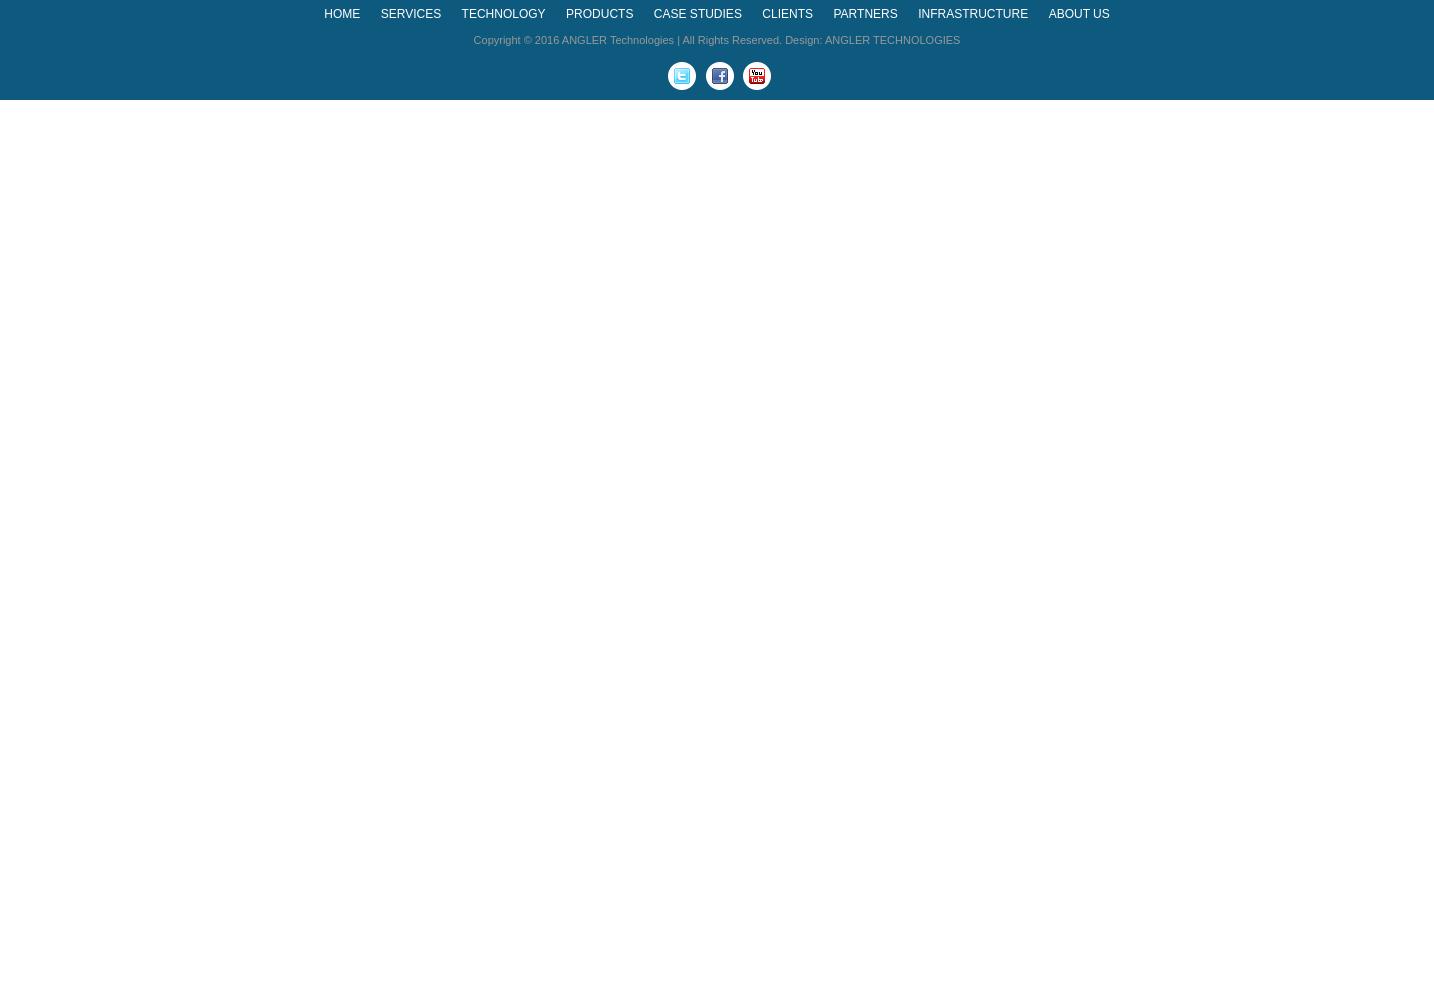  What do you see at coordinates (502, 14) in the screenshot?
I see `'TECHNOLOGY'` at bounding box center [502, 14].